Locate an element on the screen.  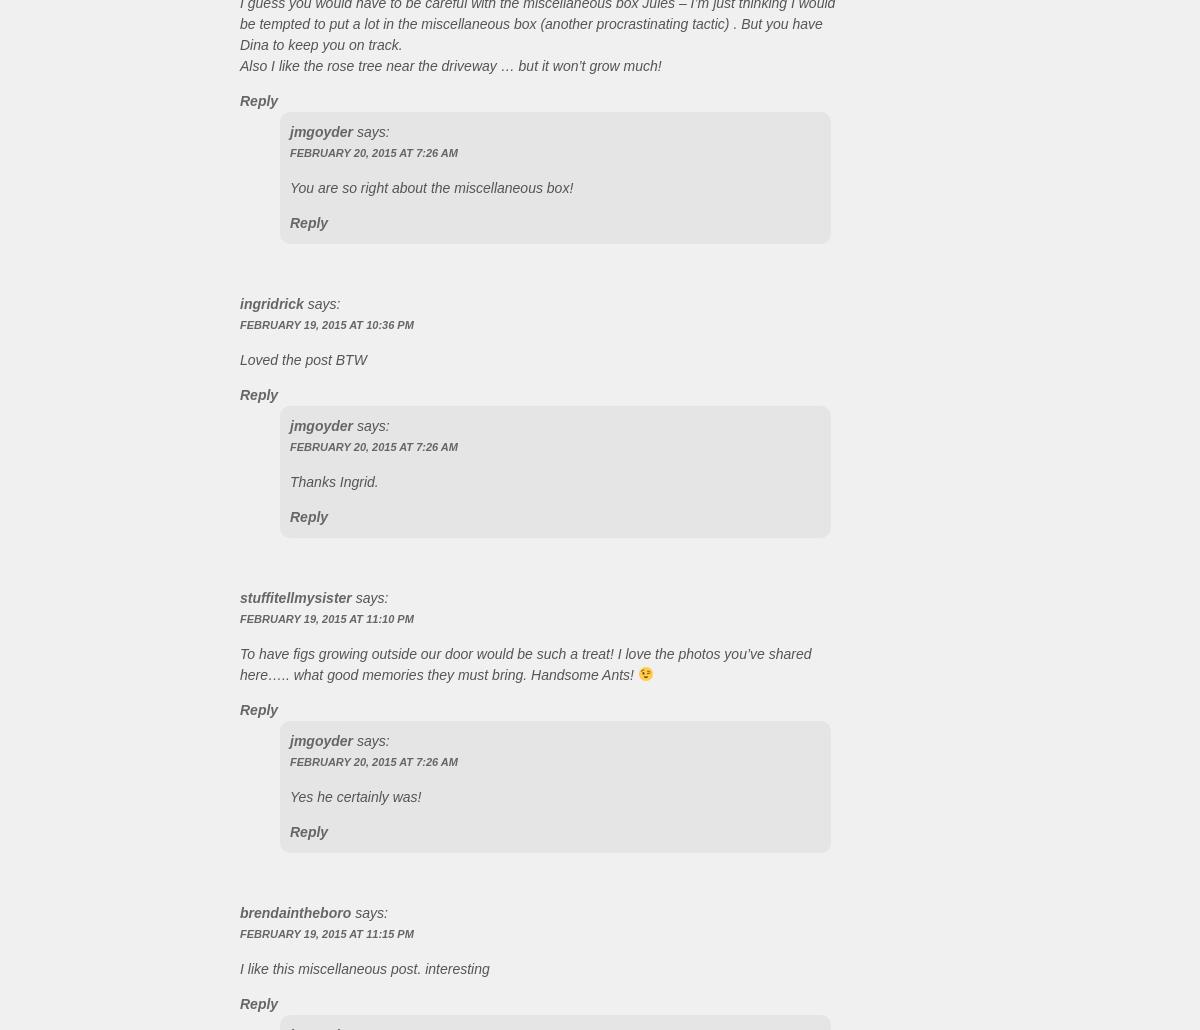
'You are so right about the miscellaneous box!' is located at coordinates (431, 187).